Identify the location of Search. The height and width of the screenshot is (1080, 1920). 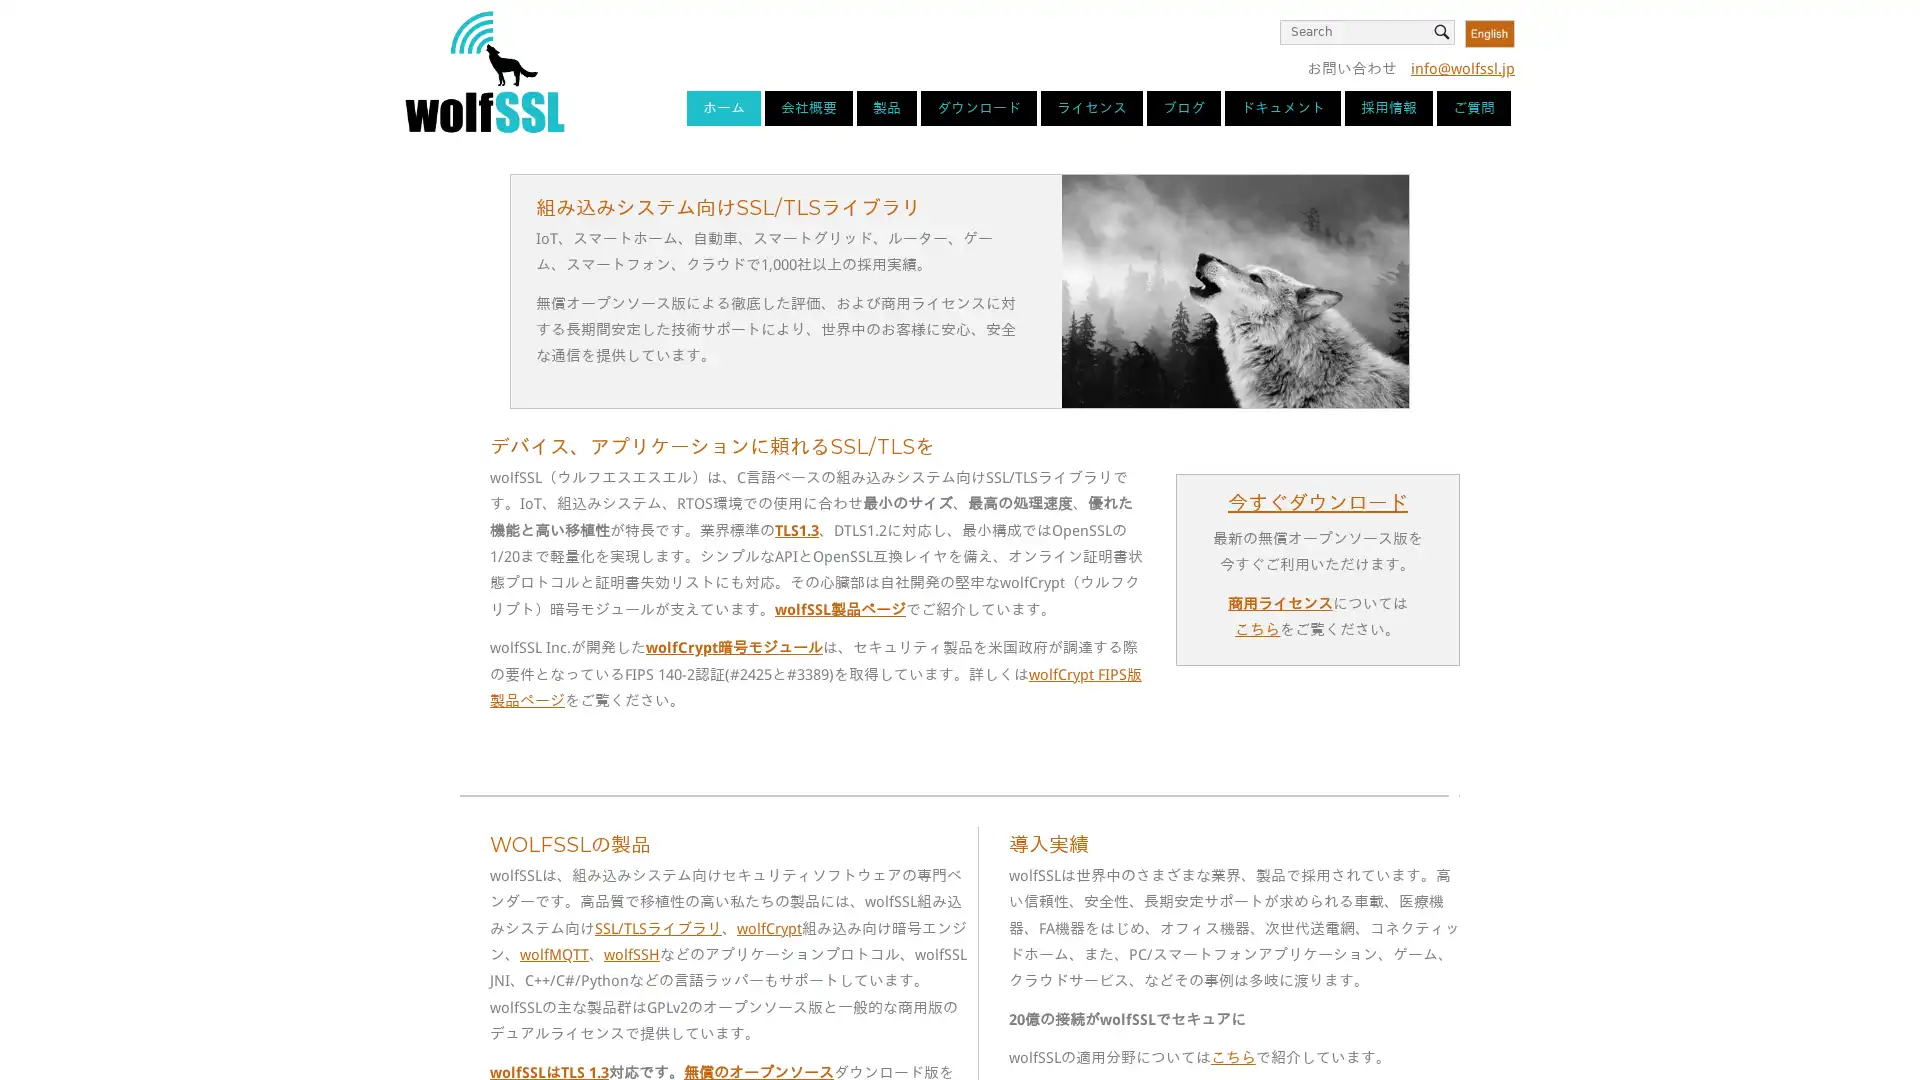
(1441, 31).